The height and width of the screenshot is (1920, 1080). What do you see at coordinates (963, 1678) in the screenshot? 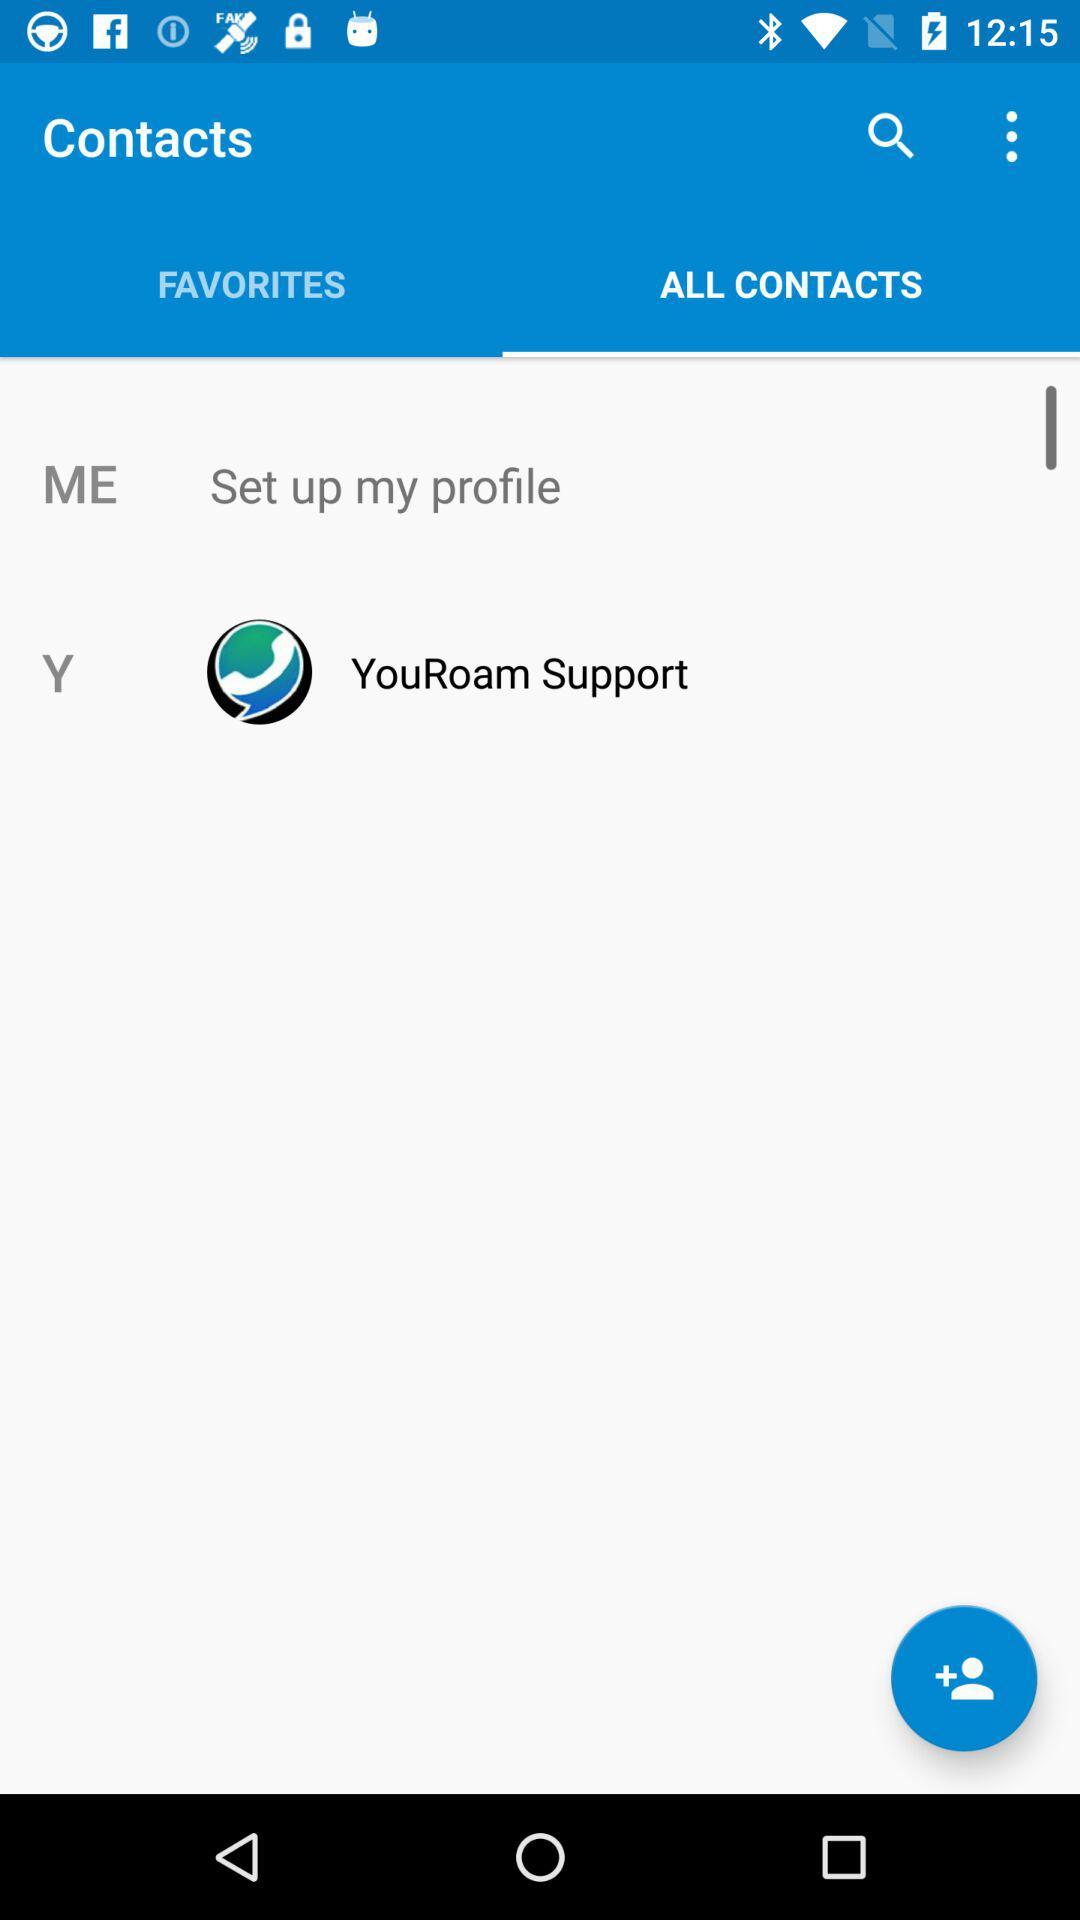
I see `icon below youroam support icon` at bounding box center [963, 1678].